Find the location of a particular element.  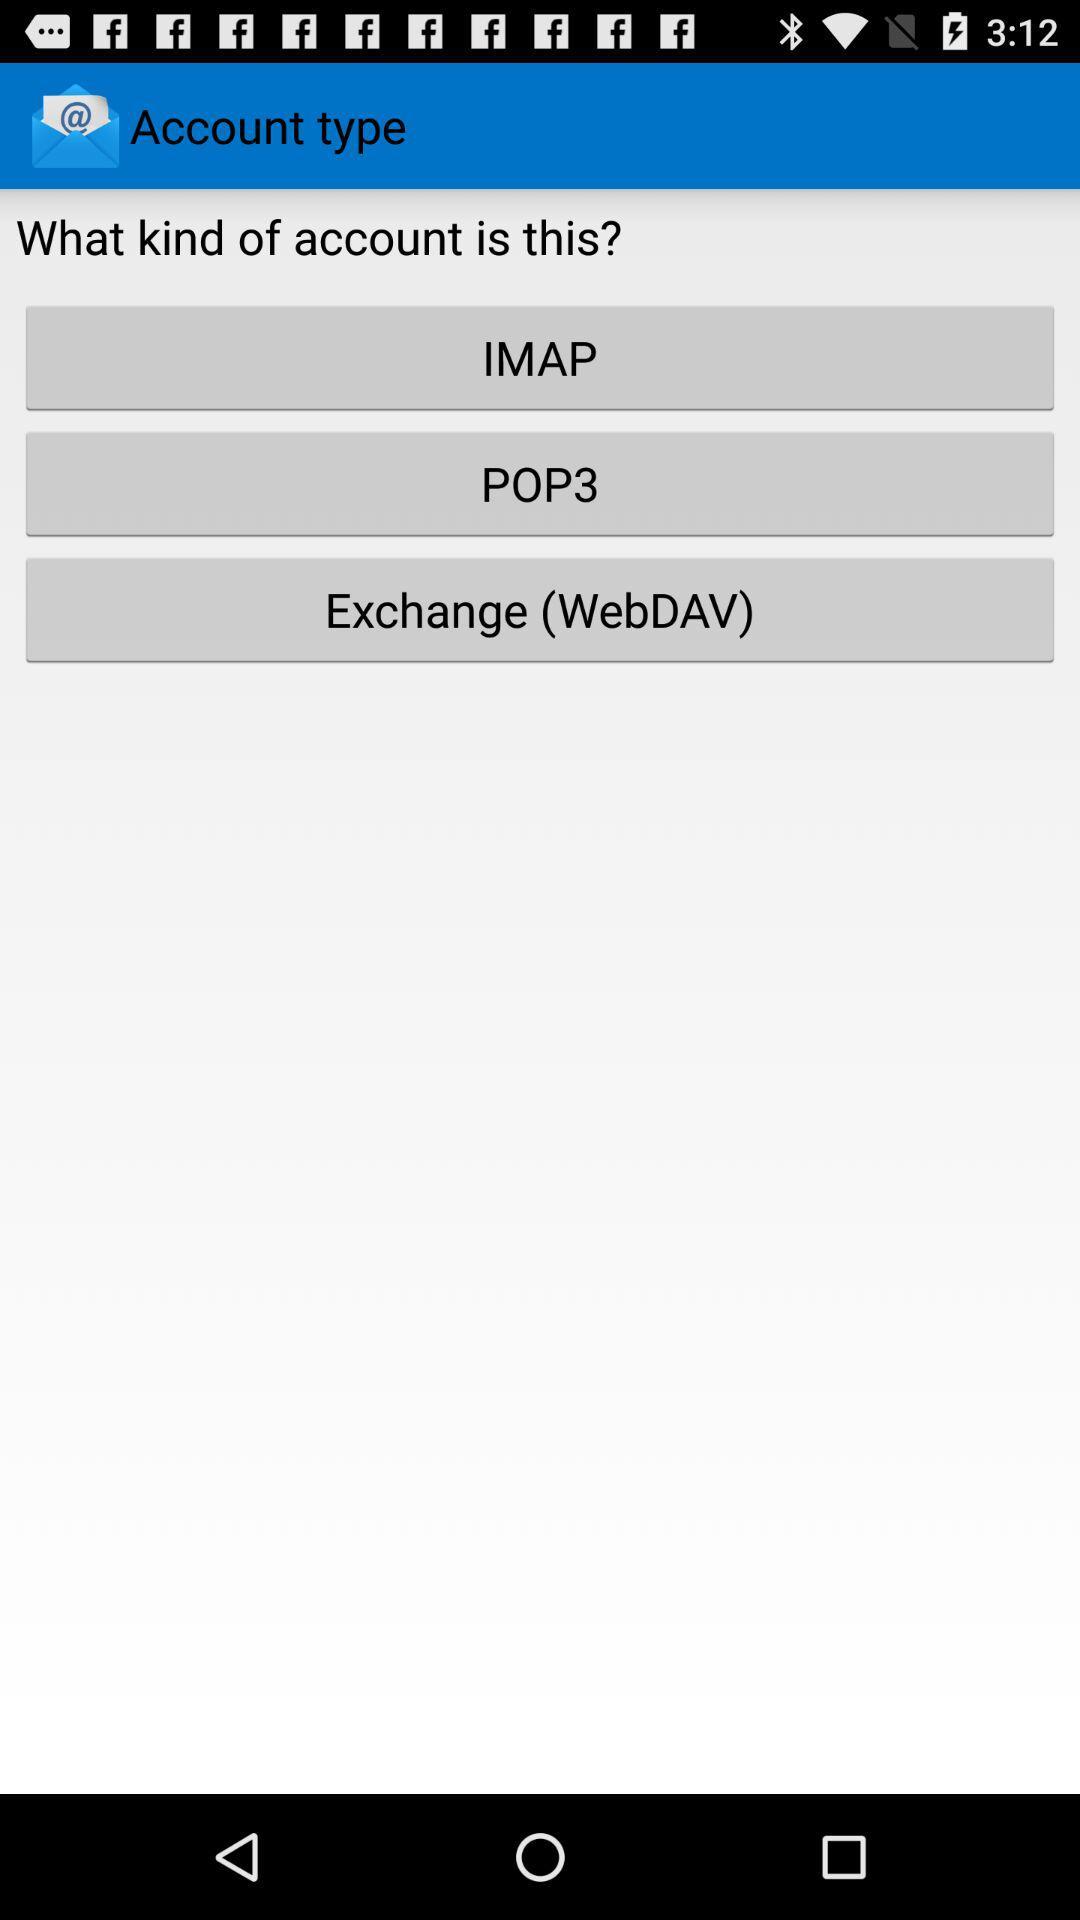

the button above exchange (webdav) item is located at coordinates (540, 483).